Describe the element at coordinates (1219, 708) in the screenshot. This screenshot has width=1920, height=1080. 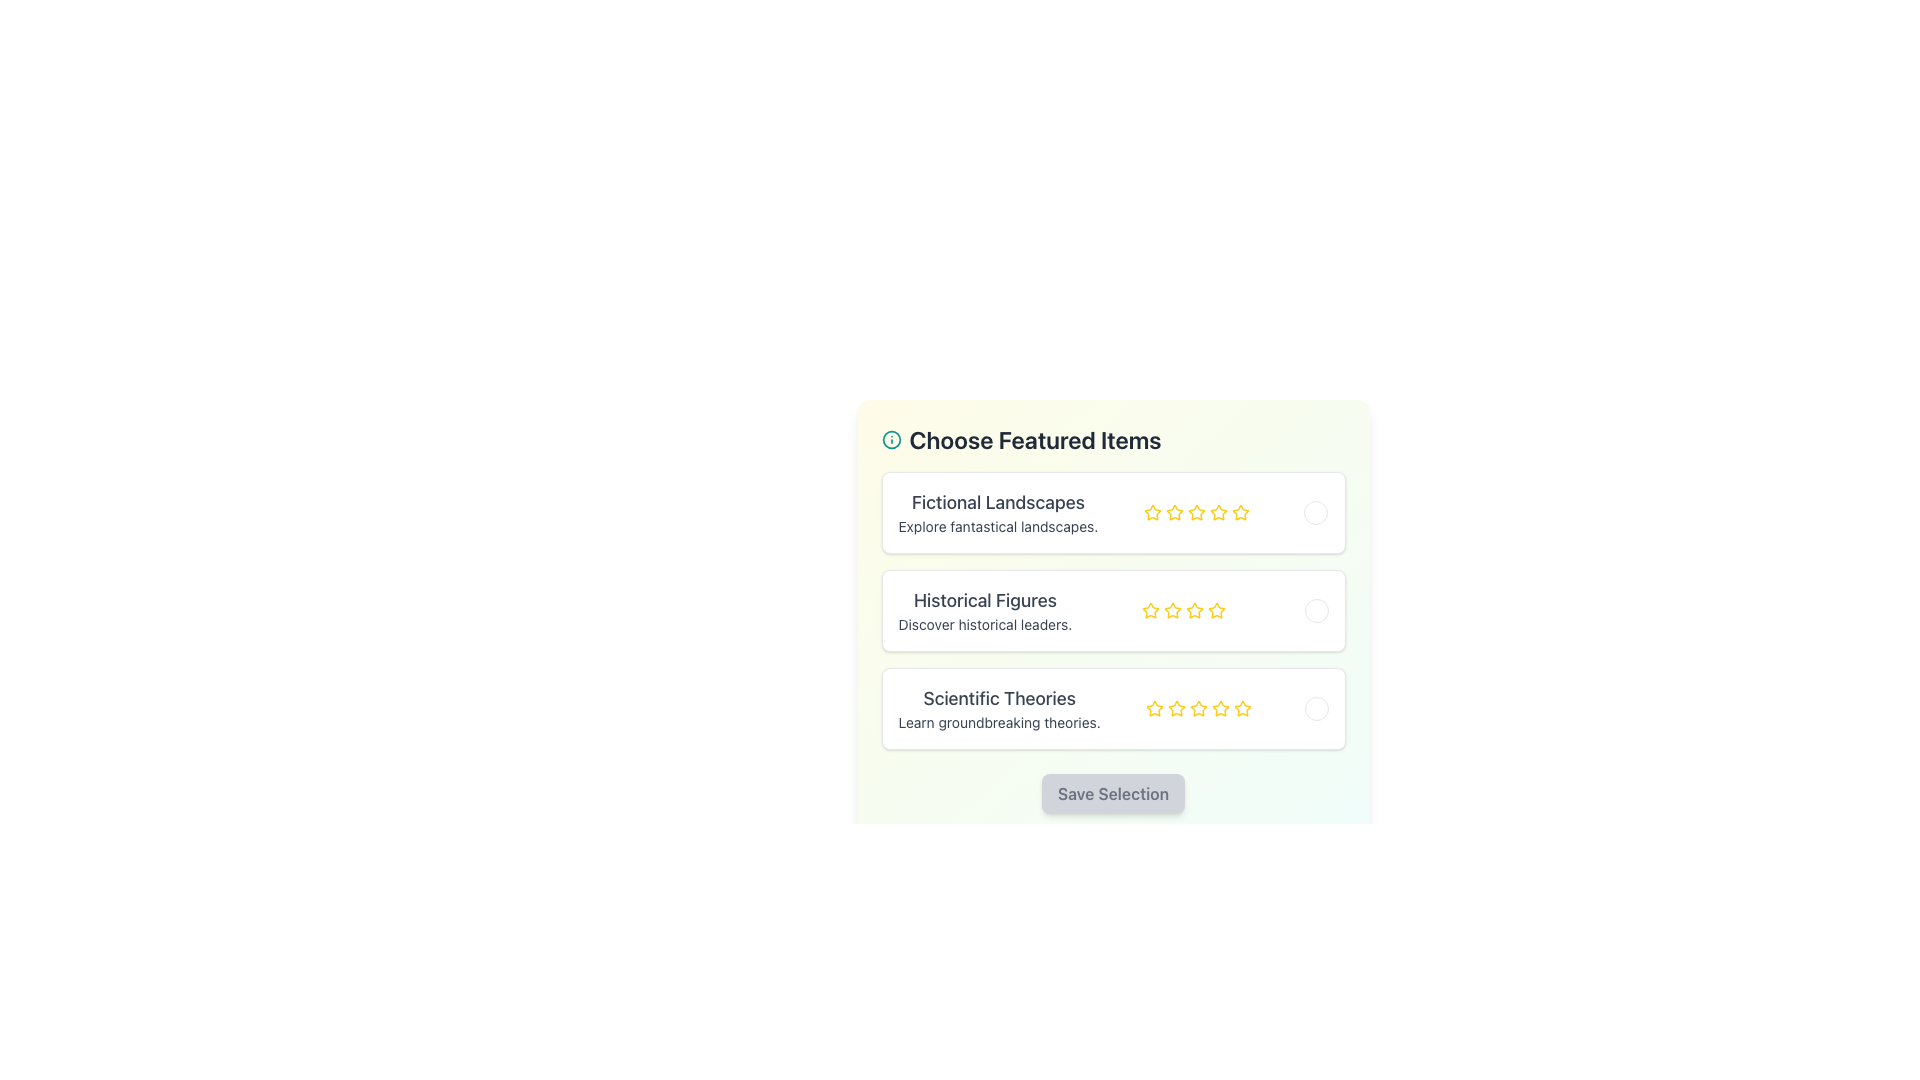
I see `the fifth star icon with a yellow outline in the star rating component associated with the 'Scientific Theories' list item to rate it` at that location.